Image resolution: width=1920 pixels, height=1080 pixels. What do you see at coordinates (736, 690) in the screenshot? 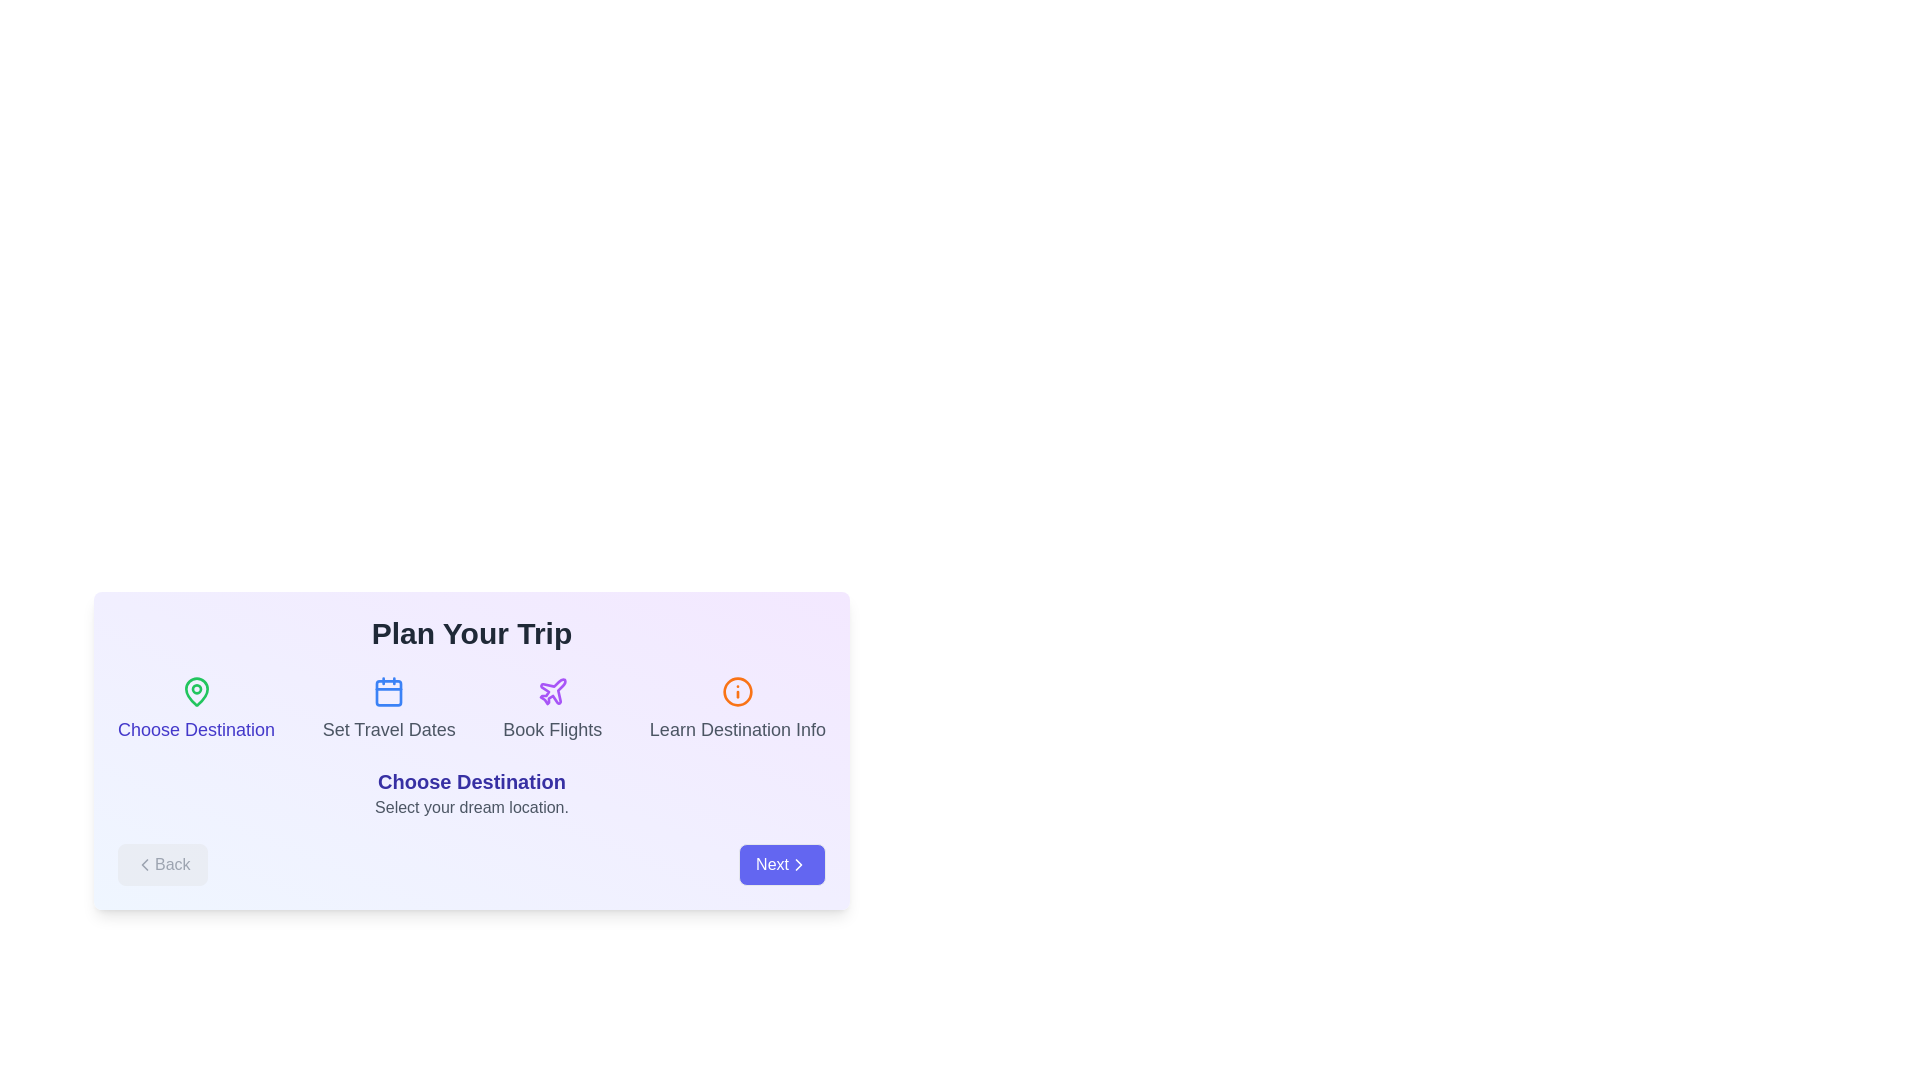
I see `the orange circular icon with an 'i' symbol inside, located above the text 'Learn Destination Info' under the heading 'Plan Your Trip'` at bounding box center [736, 690].